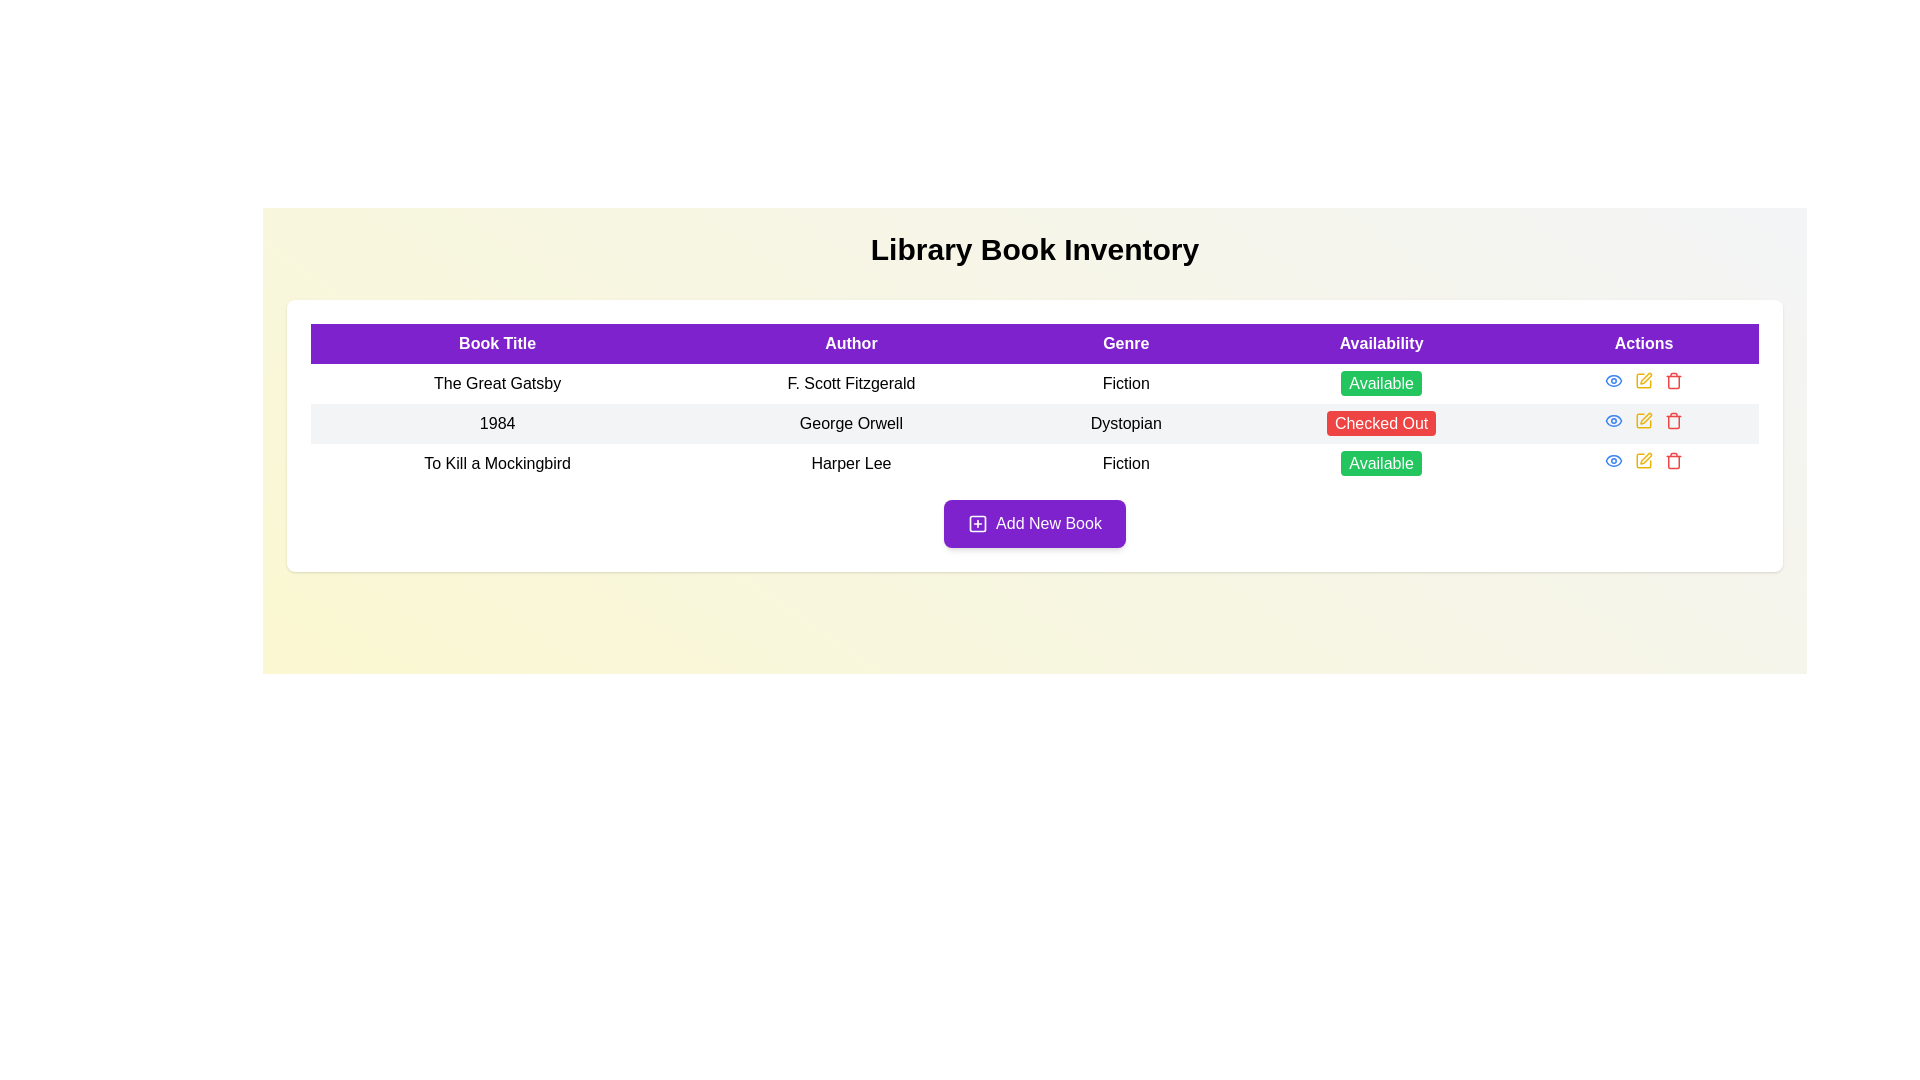 Image resolution: width=1920 pixels, height=1080 pixels. I want to click on text 'Harper Lee' displayed in black under the 'Author' column in the third row of the table, positioned between 'To Kill a Mockingbird' and 'Fiction', so click(851, 463).